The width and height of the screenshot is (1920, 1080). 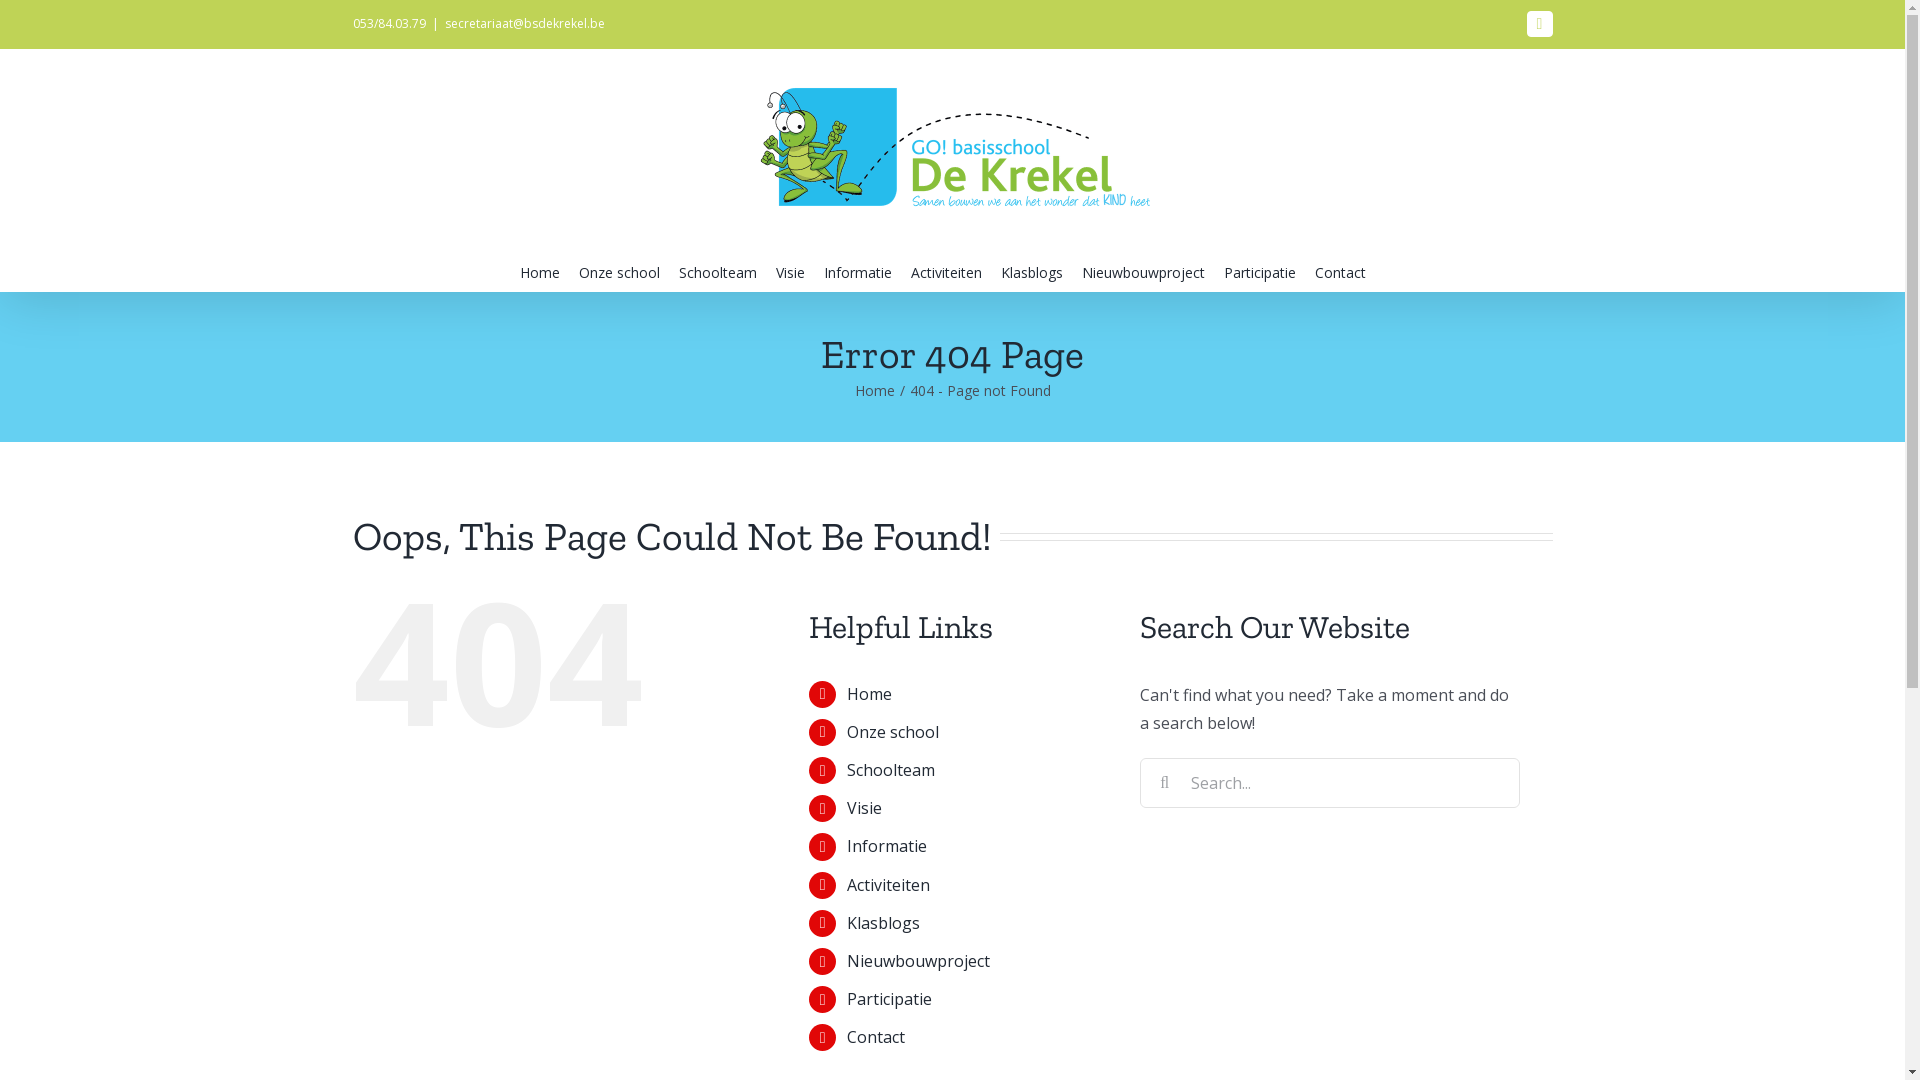 I want to click on 'Schoolteam', so click(x=890, y=769).